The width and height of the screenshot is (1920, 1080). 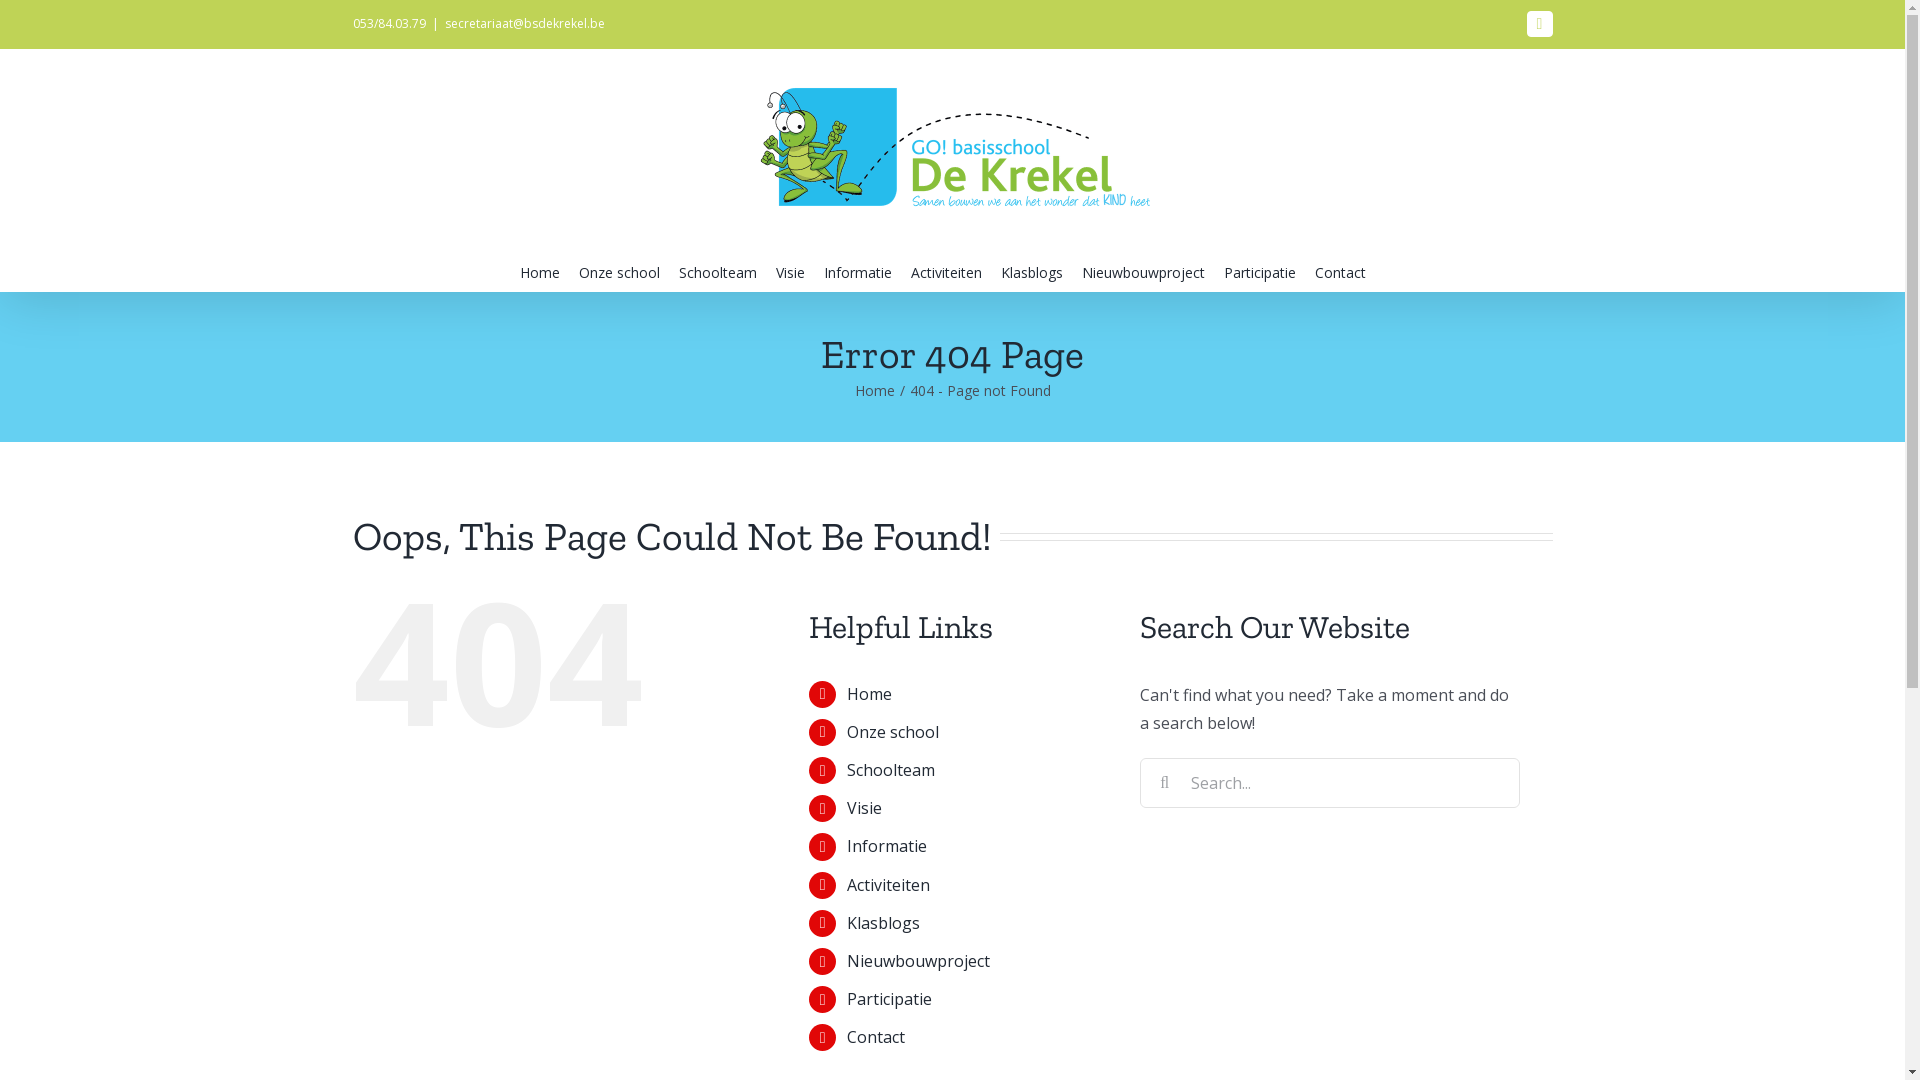 I want to click on 'Schoolteam', so click(x=890, y=769).